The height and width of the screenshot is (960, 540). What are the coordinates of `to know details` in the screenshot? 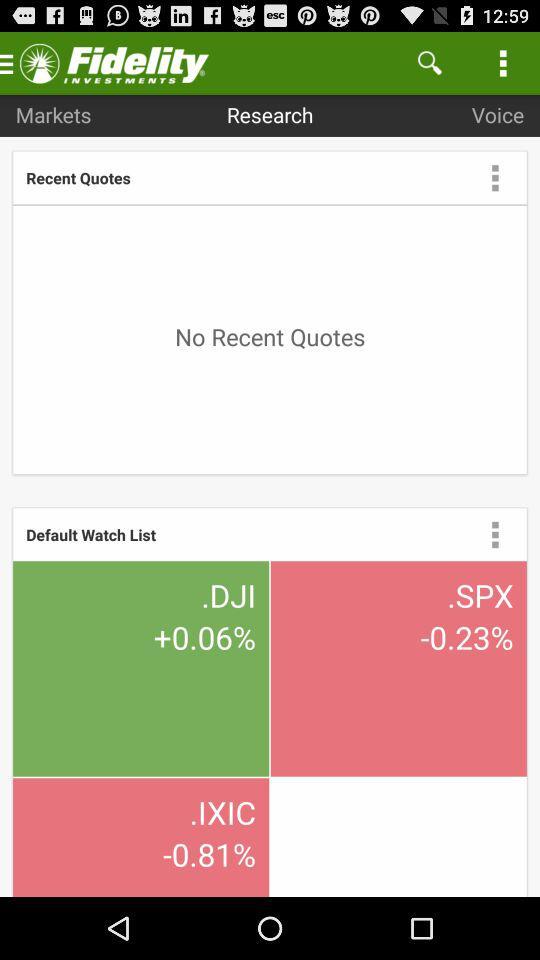 It's located at (494, 533).